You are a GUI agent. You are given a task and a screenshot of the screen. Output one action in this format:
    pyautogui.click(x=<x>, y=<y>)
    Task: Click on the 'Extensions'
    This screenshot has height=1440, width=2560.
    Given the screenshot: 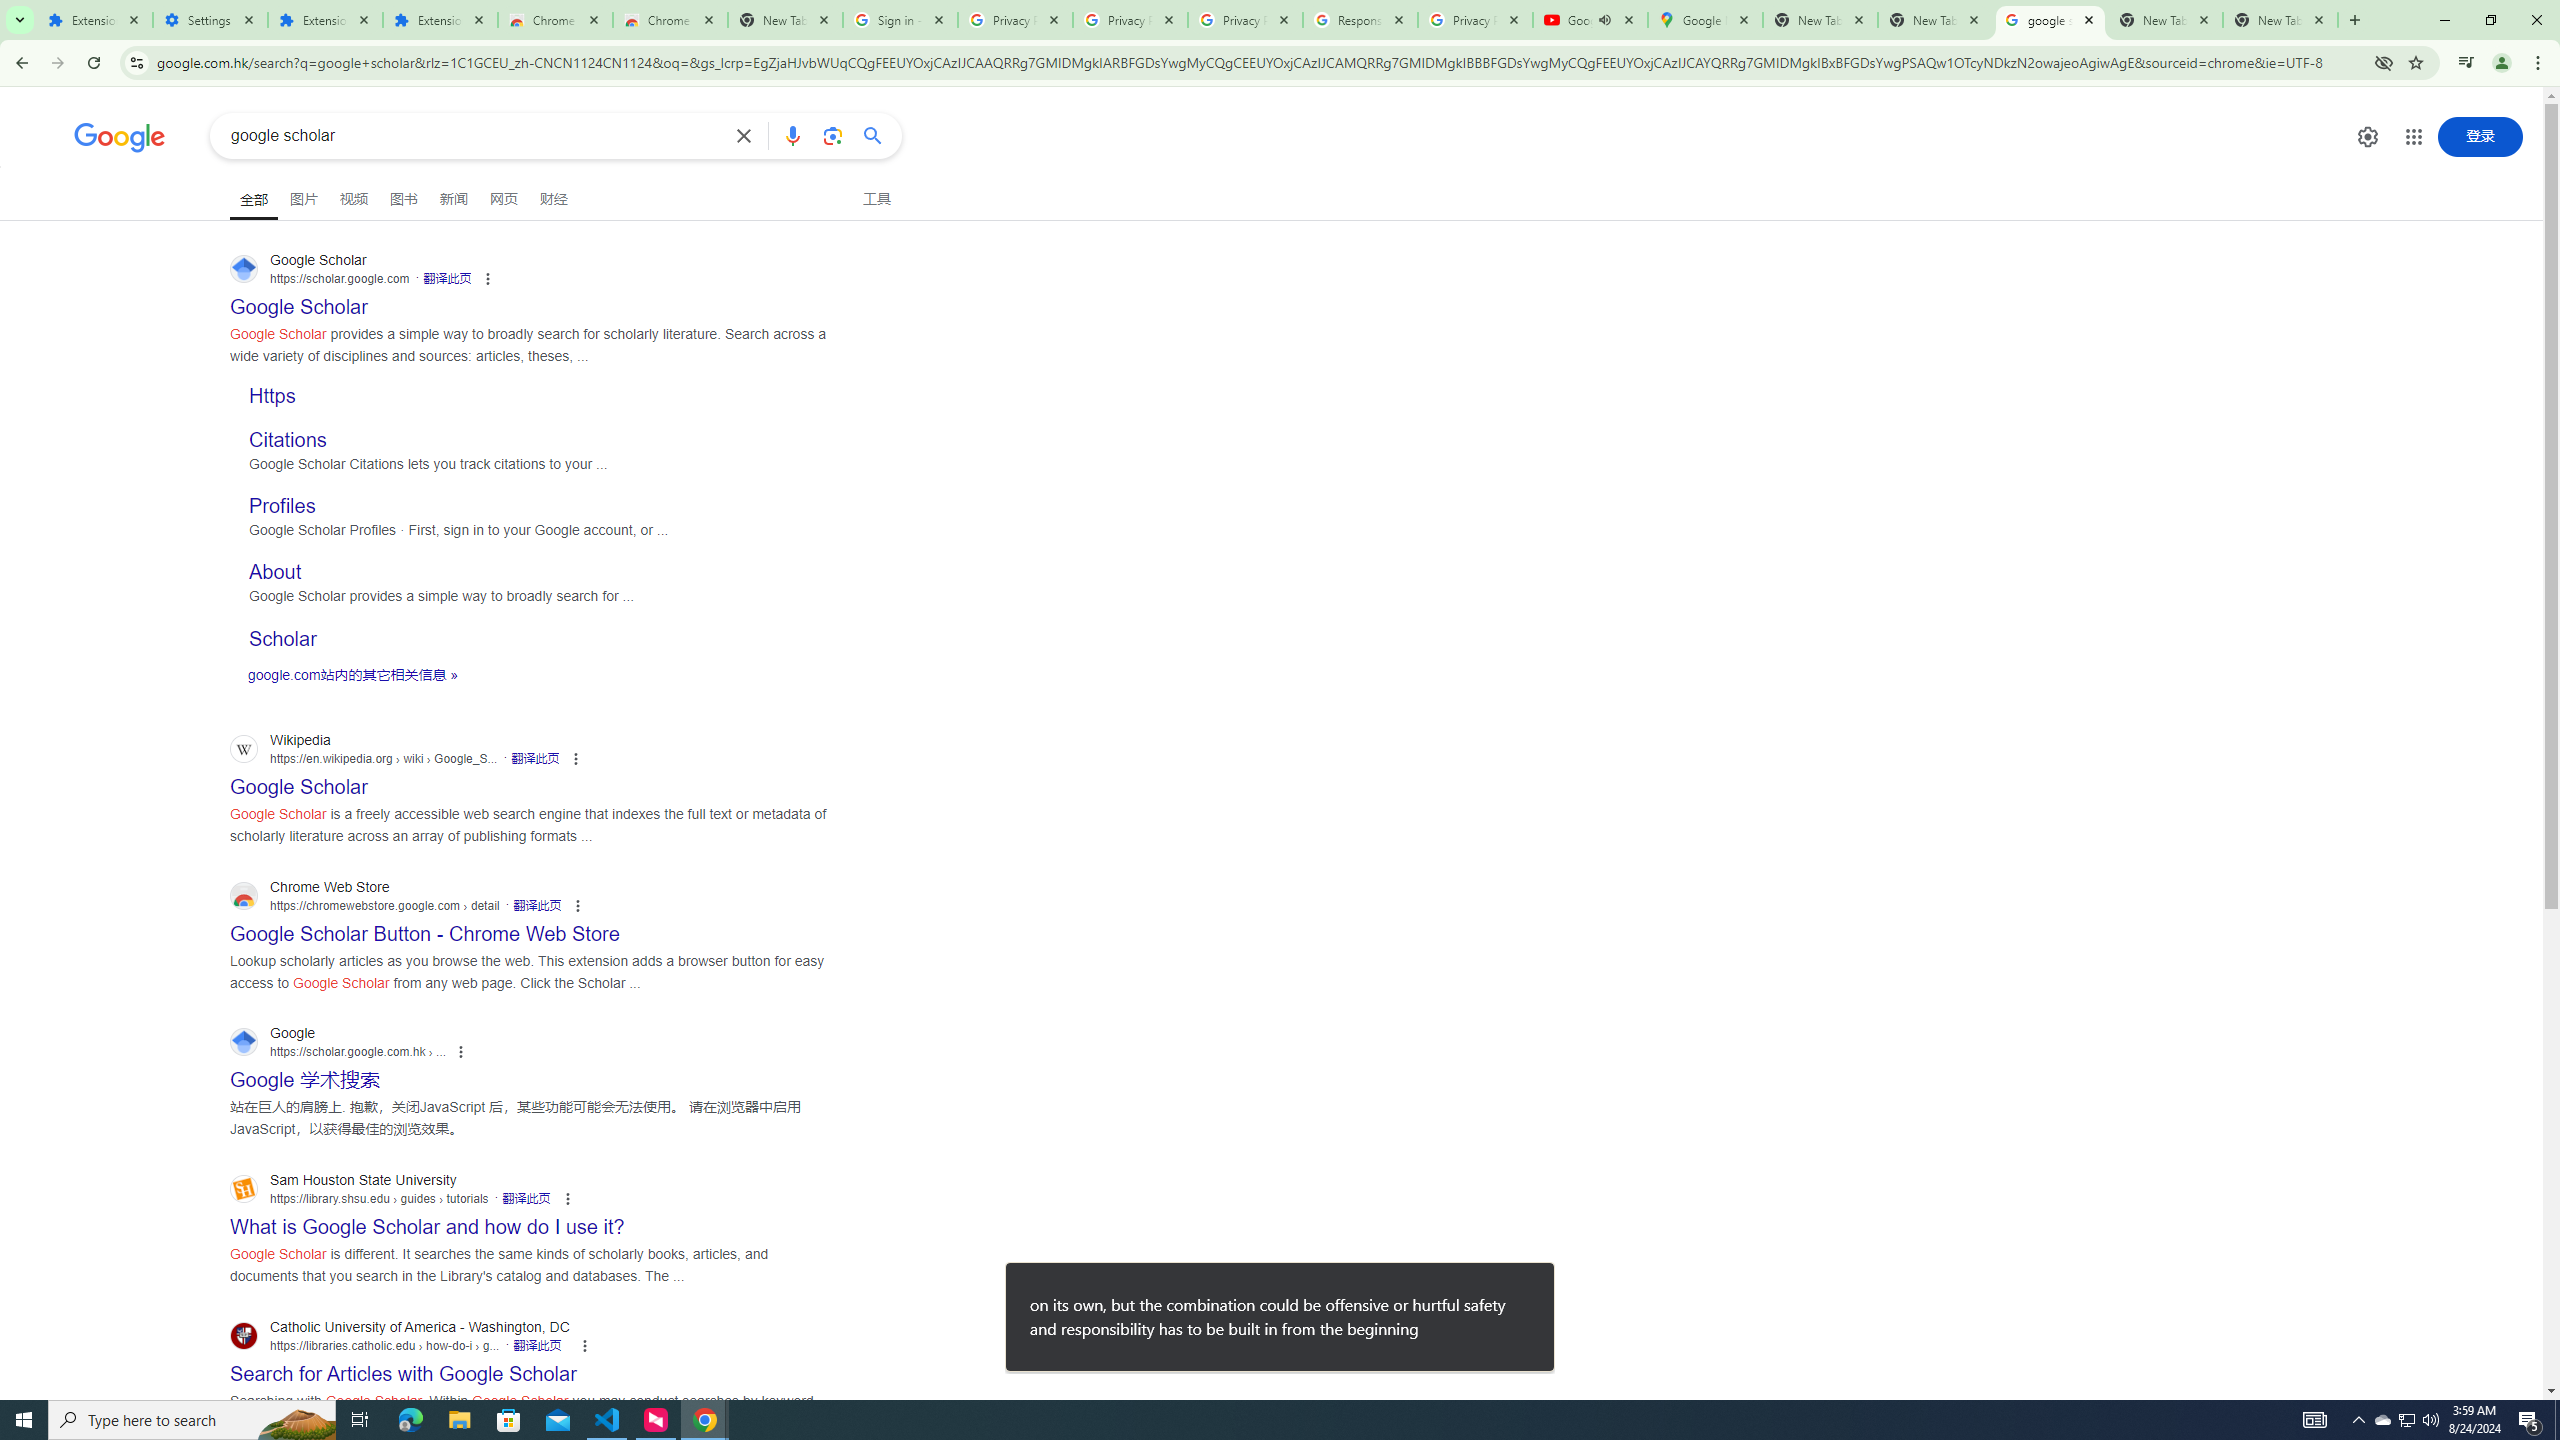 What is the action you would take?
    pyautogui.click(x=93, y=19)
    